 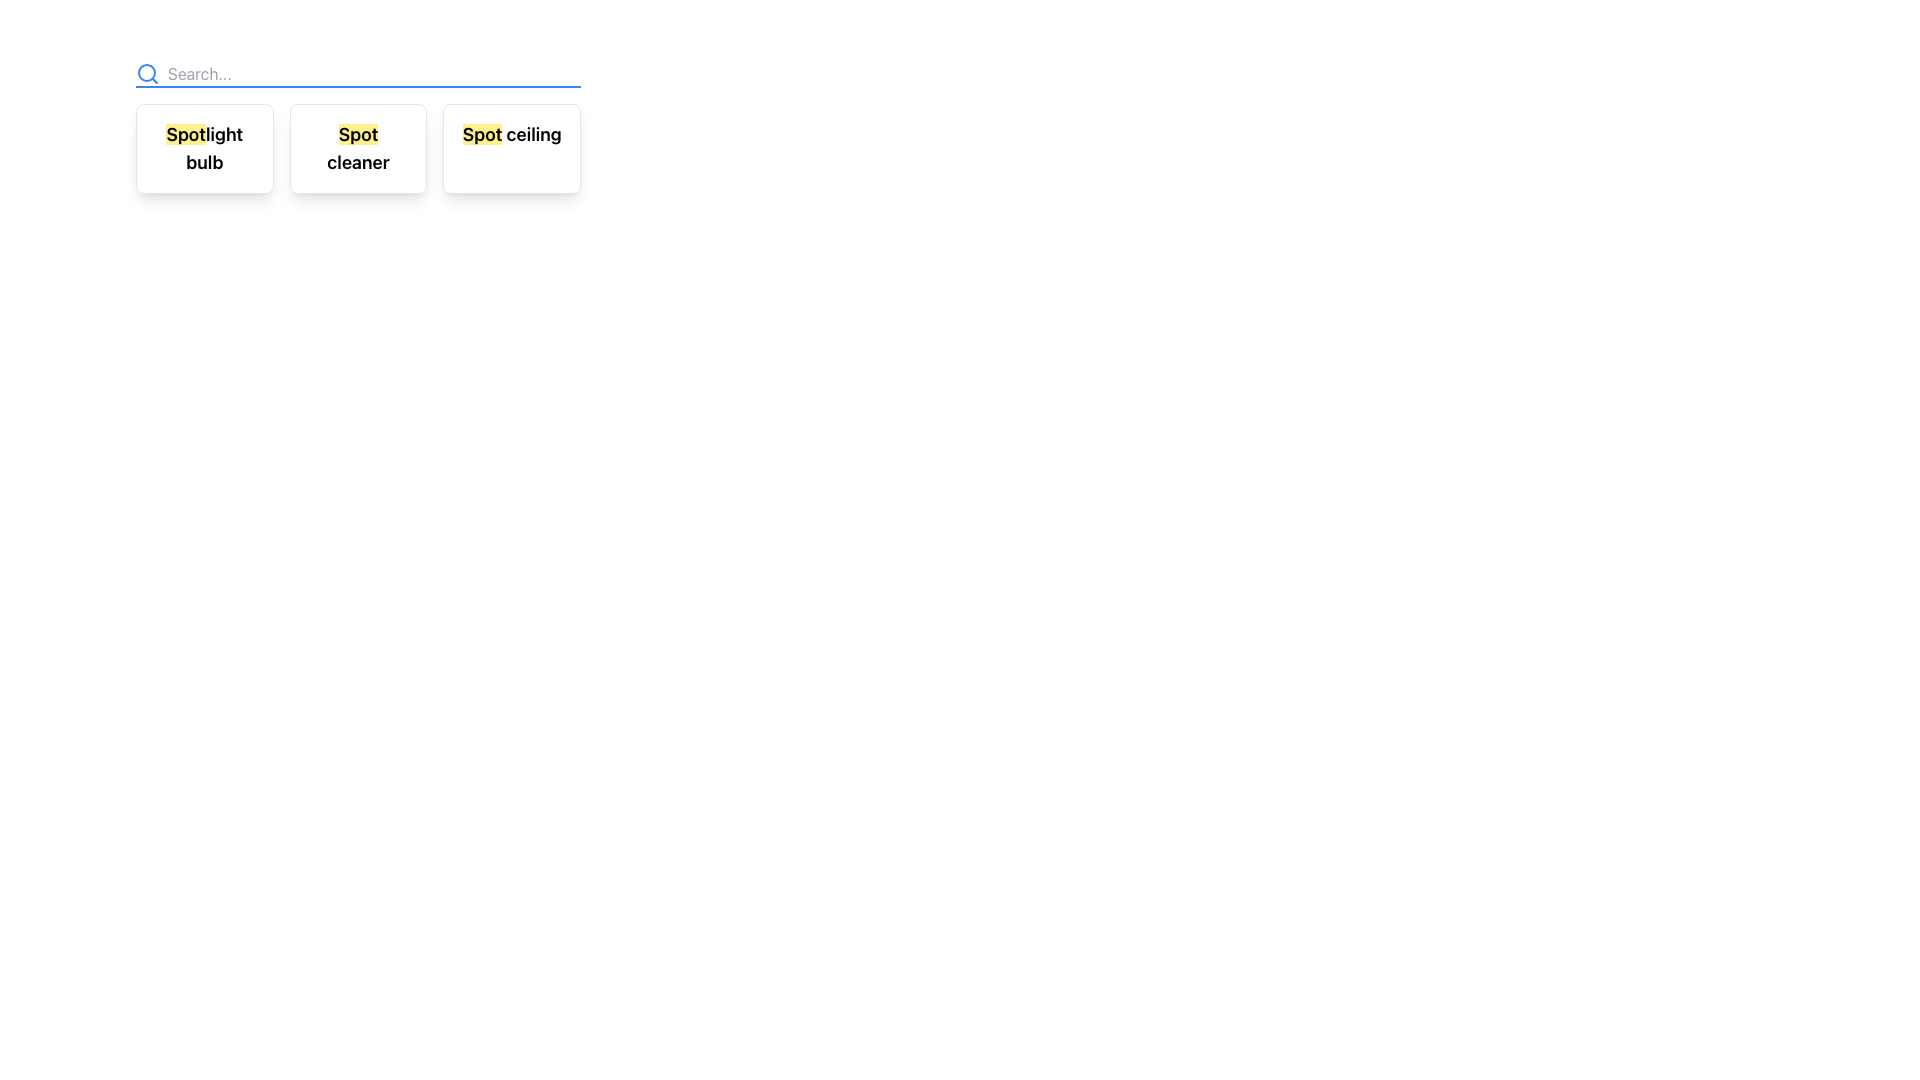 I want to click on the blue search icon resembling a magnifying glass to trigger a tooltip or highlight effect, so click(x=147, y=72).